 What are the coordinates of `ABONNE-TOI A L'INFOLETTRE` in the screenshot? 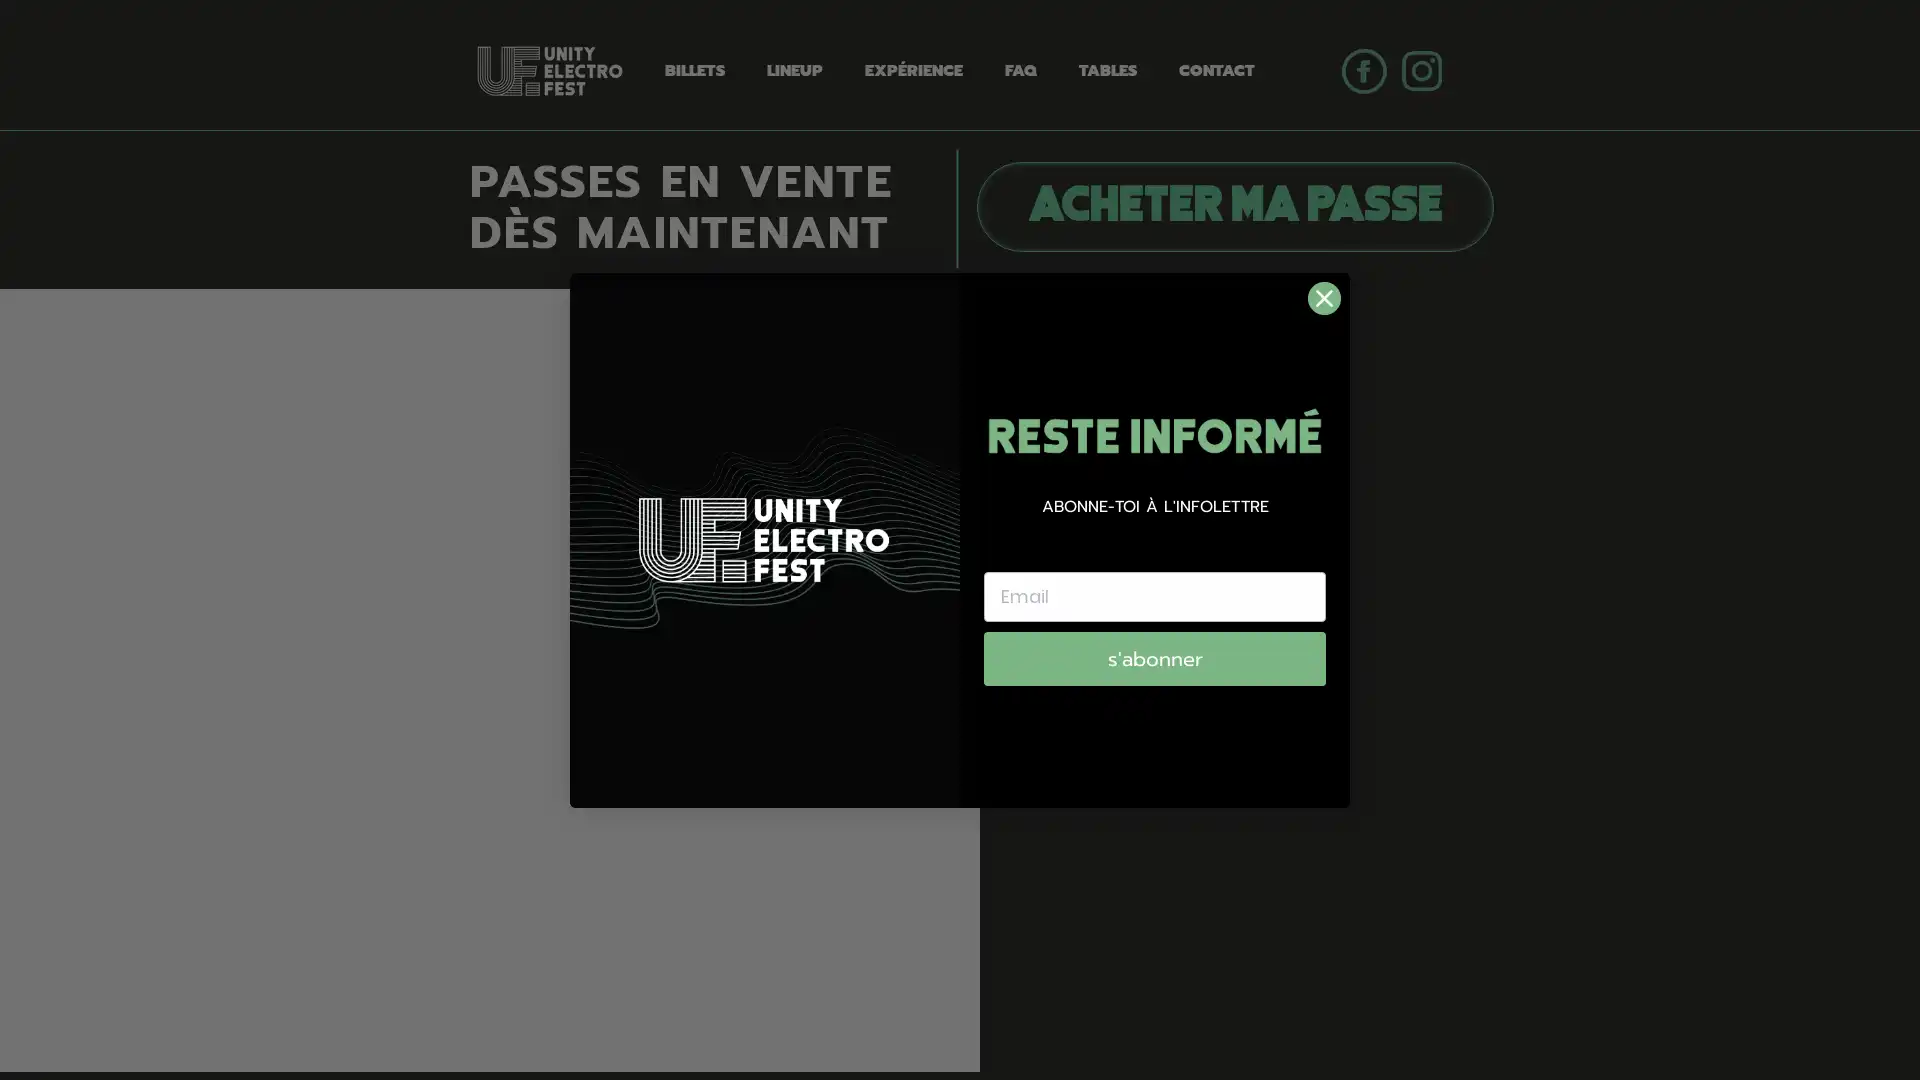 It's located at (1155, 504).